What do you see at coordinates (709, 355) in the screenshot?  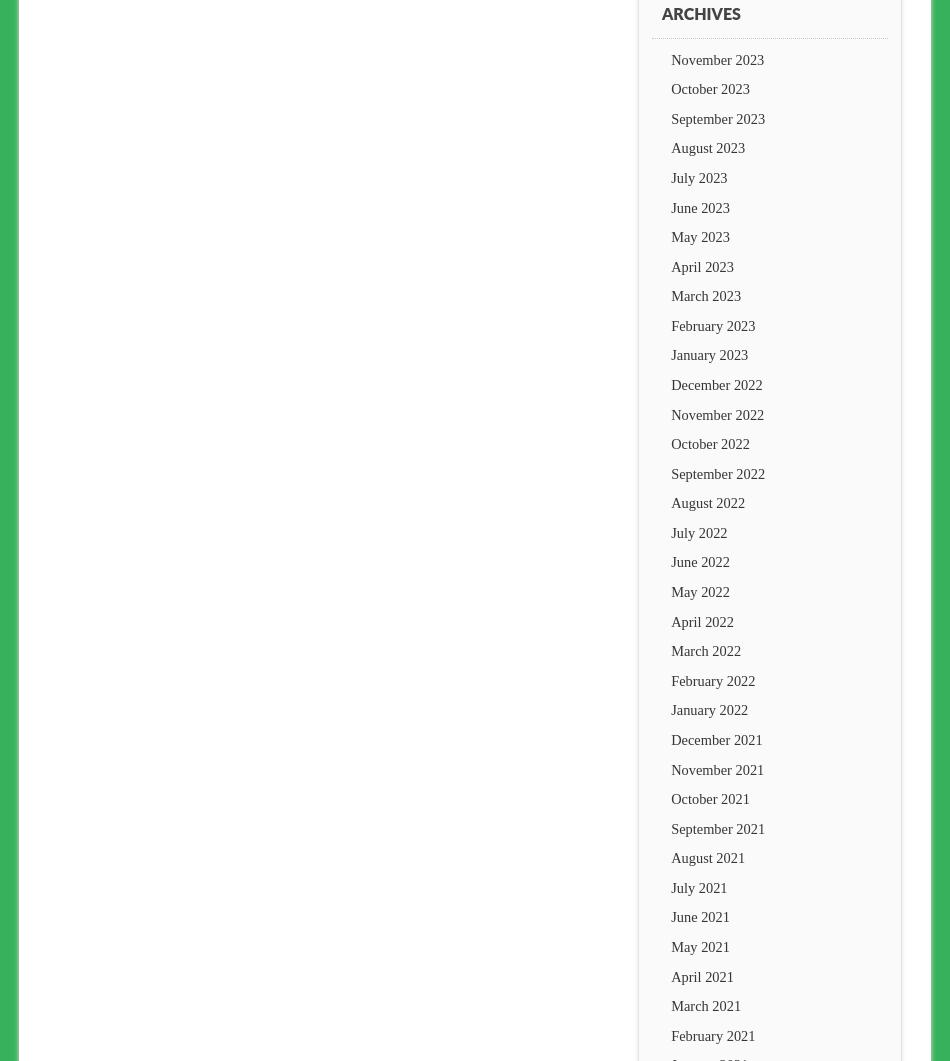 I see `'January 2023'` at bounding box center [709, 355].